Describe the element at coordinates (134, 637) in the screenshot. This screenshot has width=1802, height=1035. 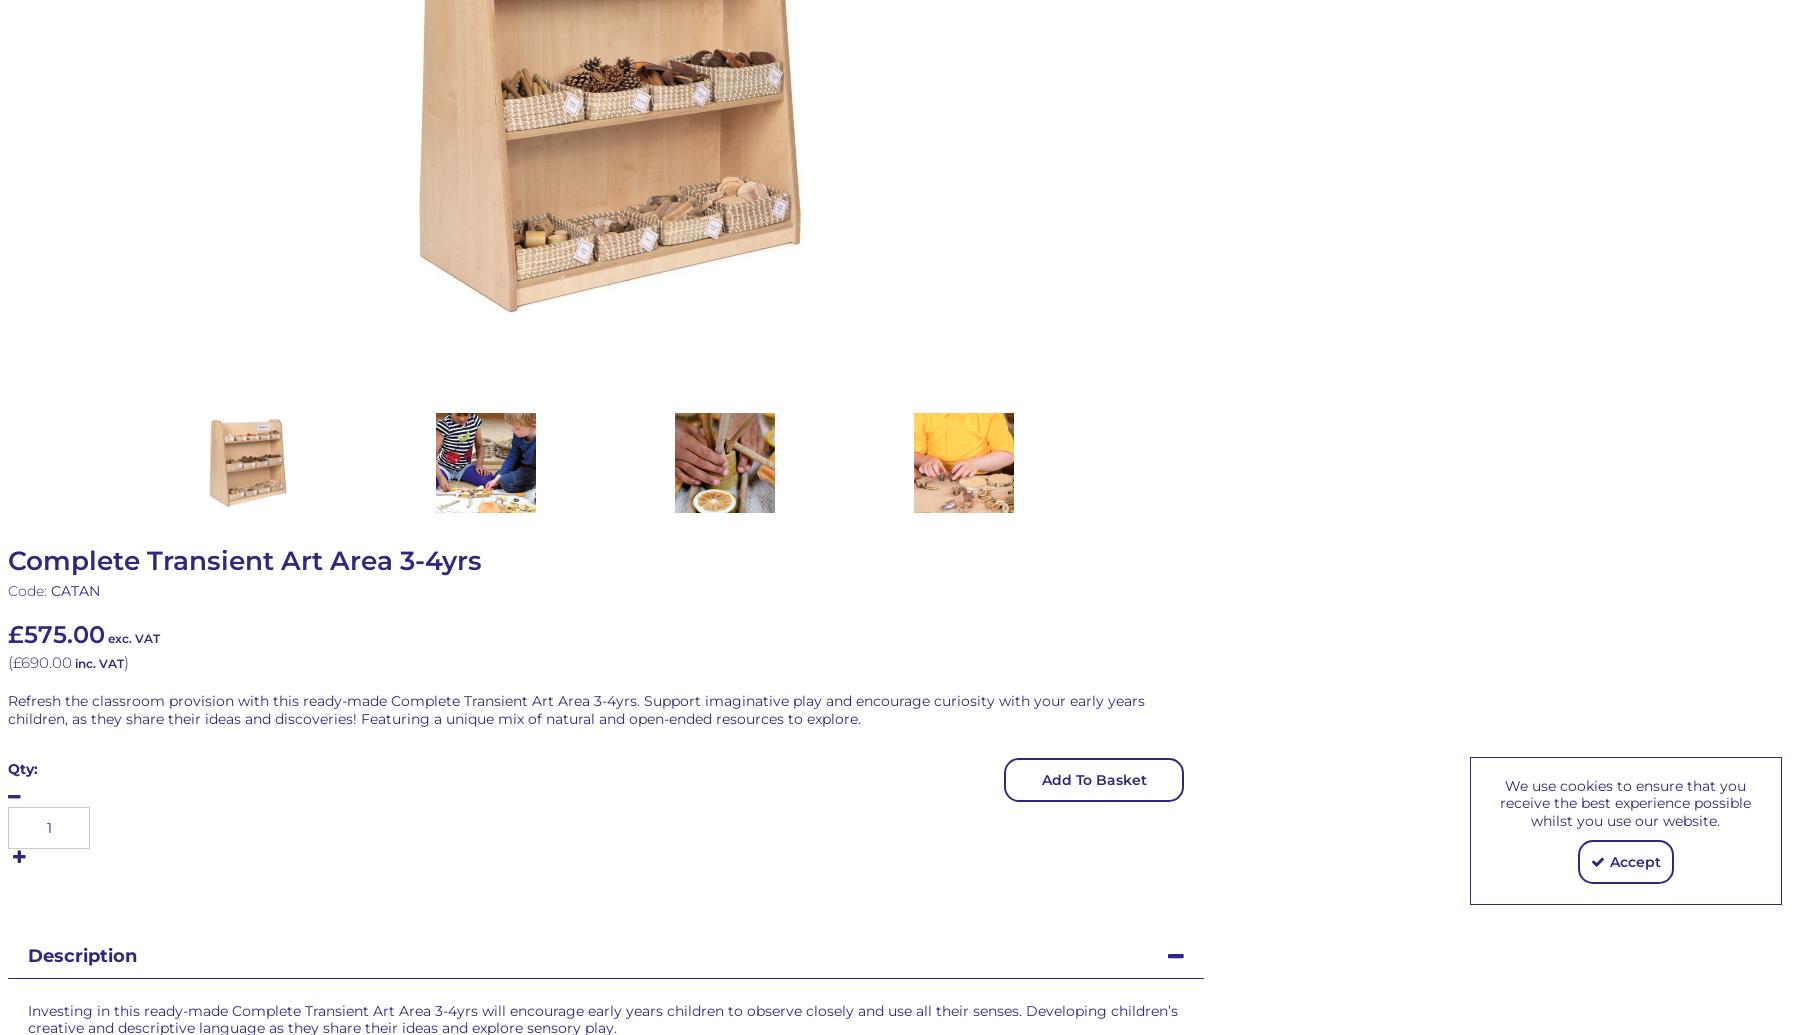
I see `'exc. VAT'` at that location.